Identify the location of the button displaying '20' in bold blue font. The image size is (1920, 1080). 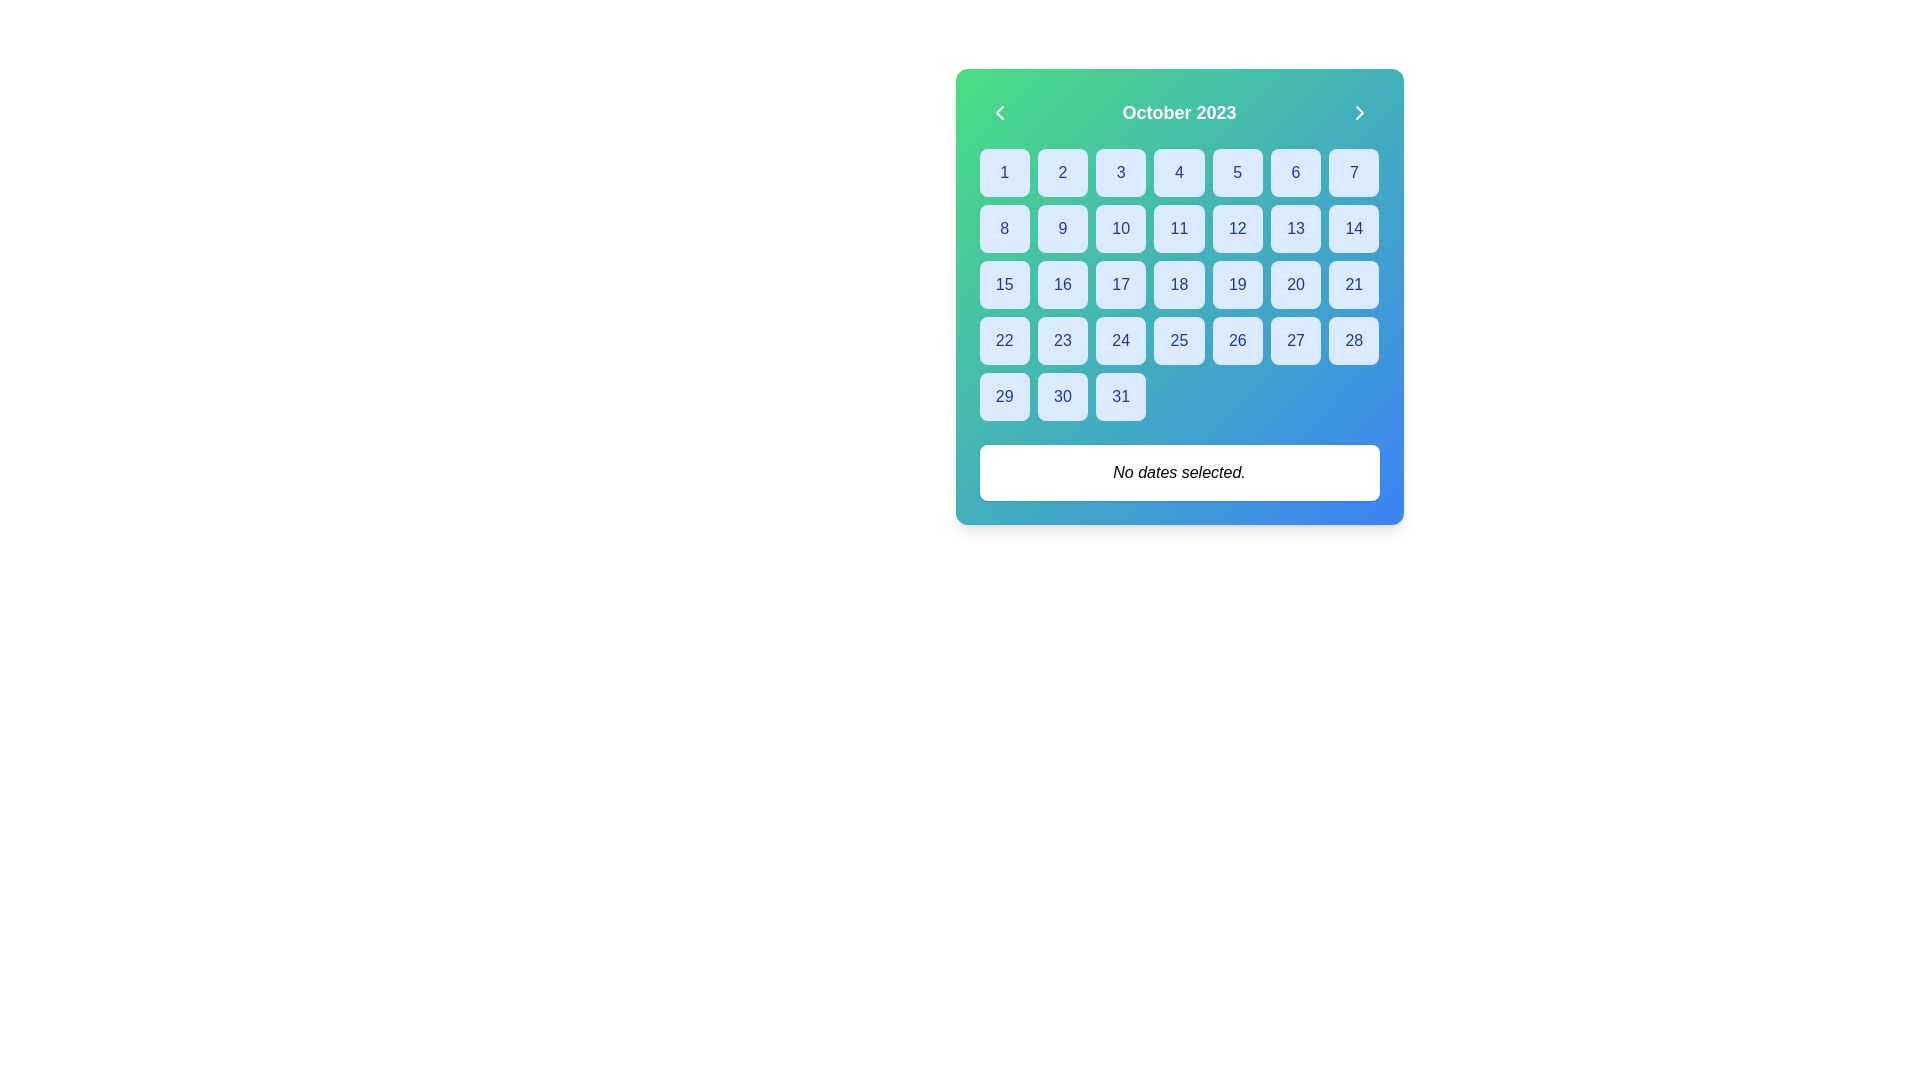
(1296, 285).